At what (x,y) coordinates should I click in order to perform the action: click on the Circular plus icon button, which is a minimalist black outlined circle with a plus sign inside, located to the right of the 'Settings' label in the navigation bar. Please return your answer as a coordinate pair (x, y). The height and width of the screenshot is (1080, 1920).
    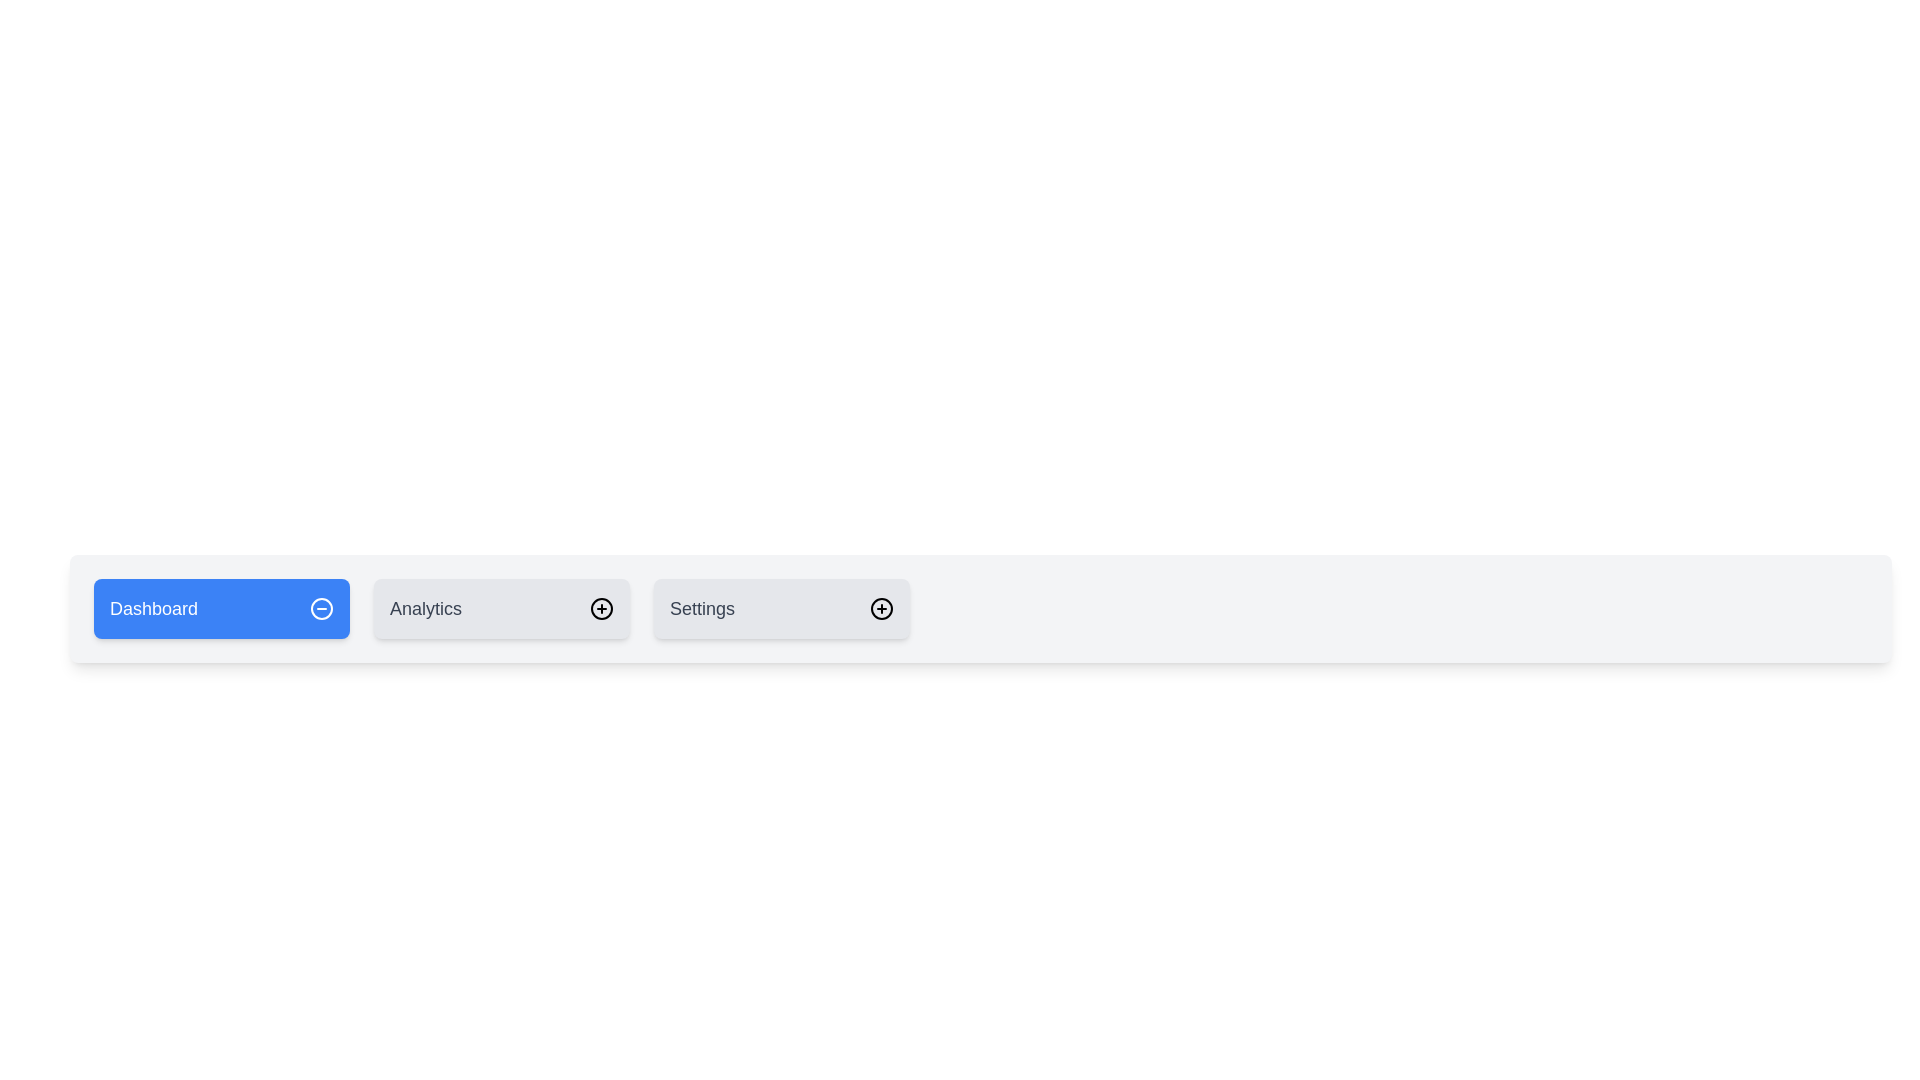
    Looking at the image, I should click on (881, 608).